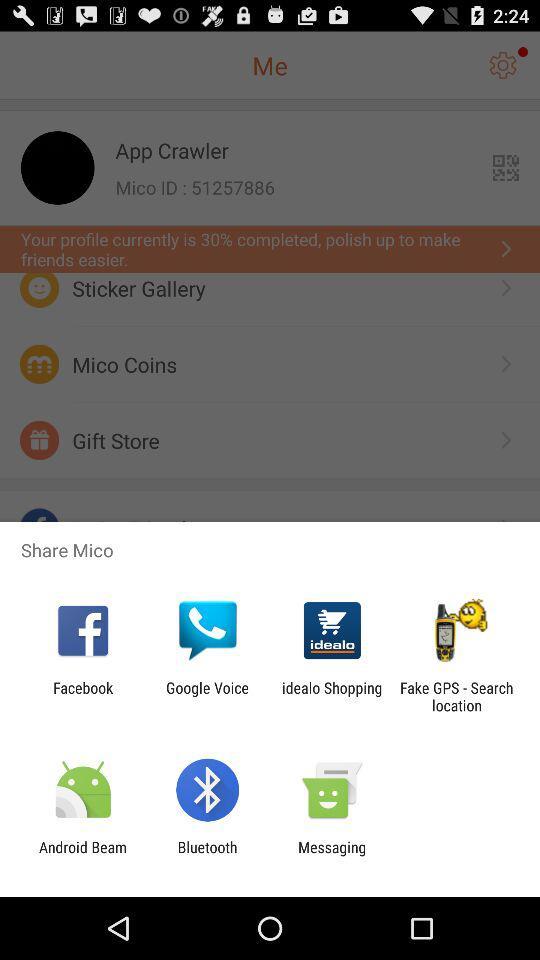 Image resolution: width=540 pixels, height=960 pixels. What do you see at coordinates (456, 696) in the screenshot?
I see `the item to the right of idealo shopping item` at bounding box center [456, 696].